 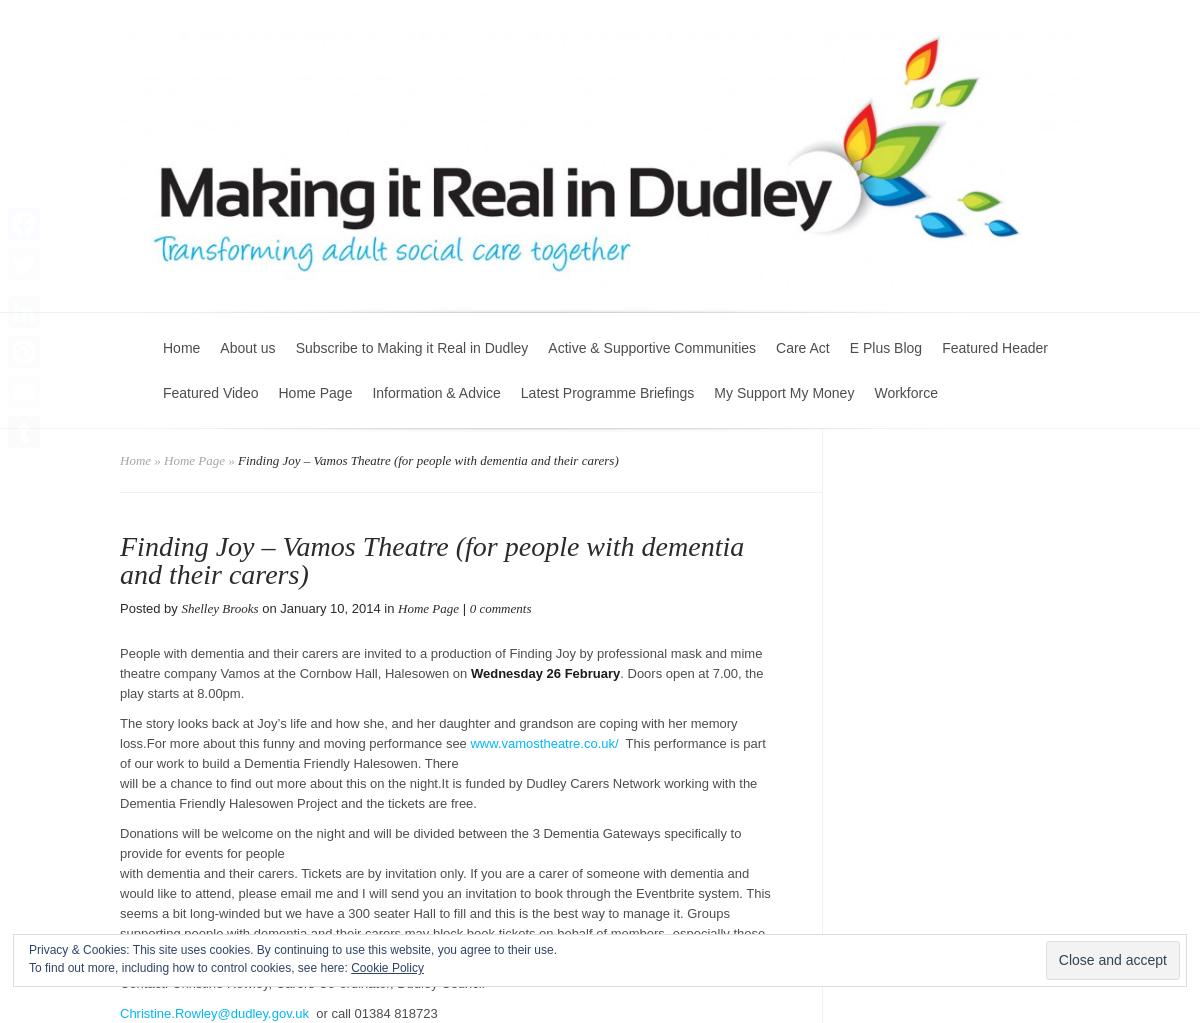 What do you see at coordinates (441, 682) in the screenshot?
I see `'. Doors open at 7.00, the play starts at 8.00pm.'` at bounding box center [441, 682].